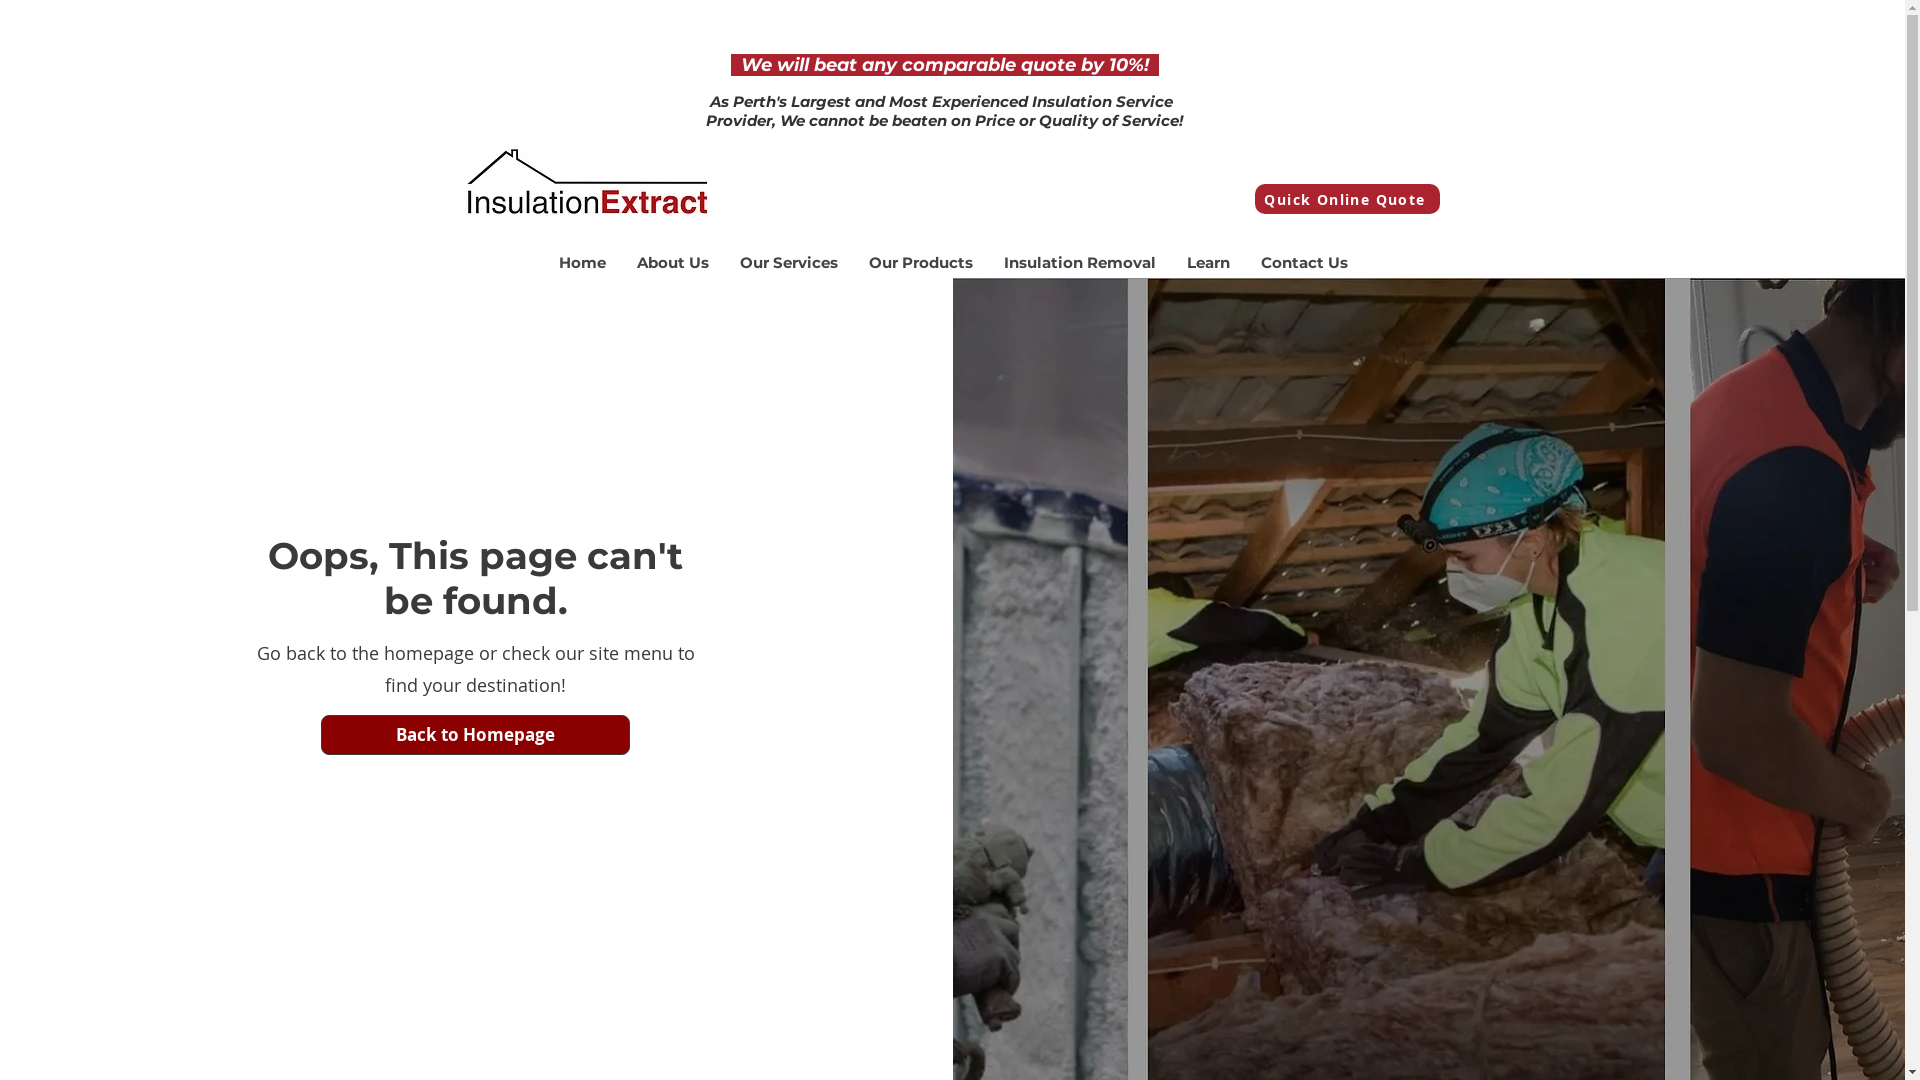 The width and height of the screenshot is (1920, 1080). Describe the element at coordinates (474, 735) in the screenshot. I see `'Back to Homepage'` at that location.